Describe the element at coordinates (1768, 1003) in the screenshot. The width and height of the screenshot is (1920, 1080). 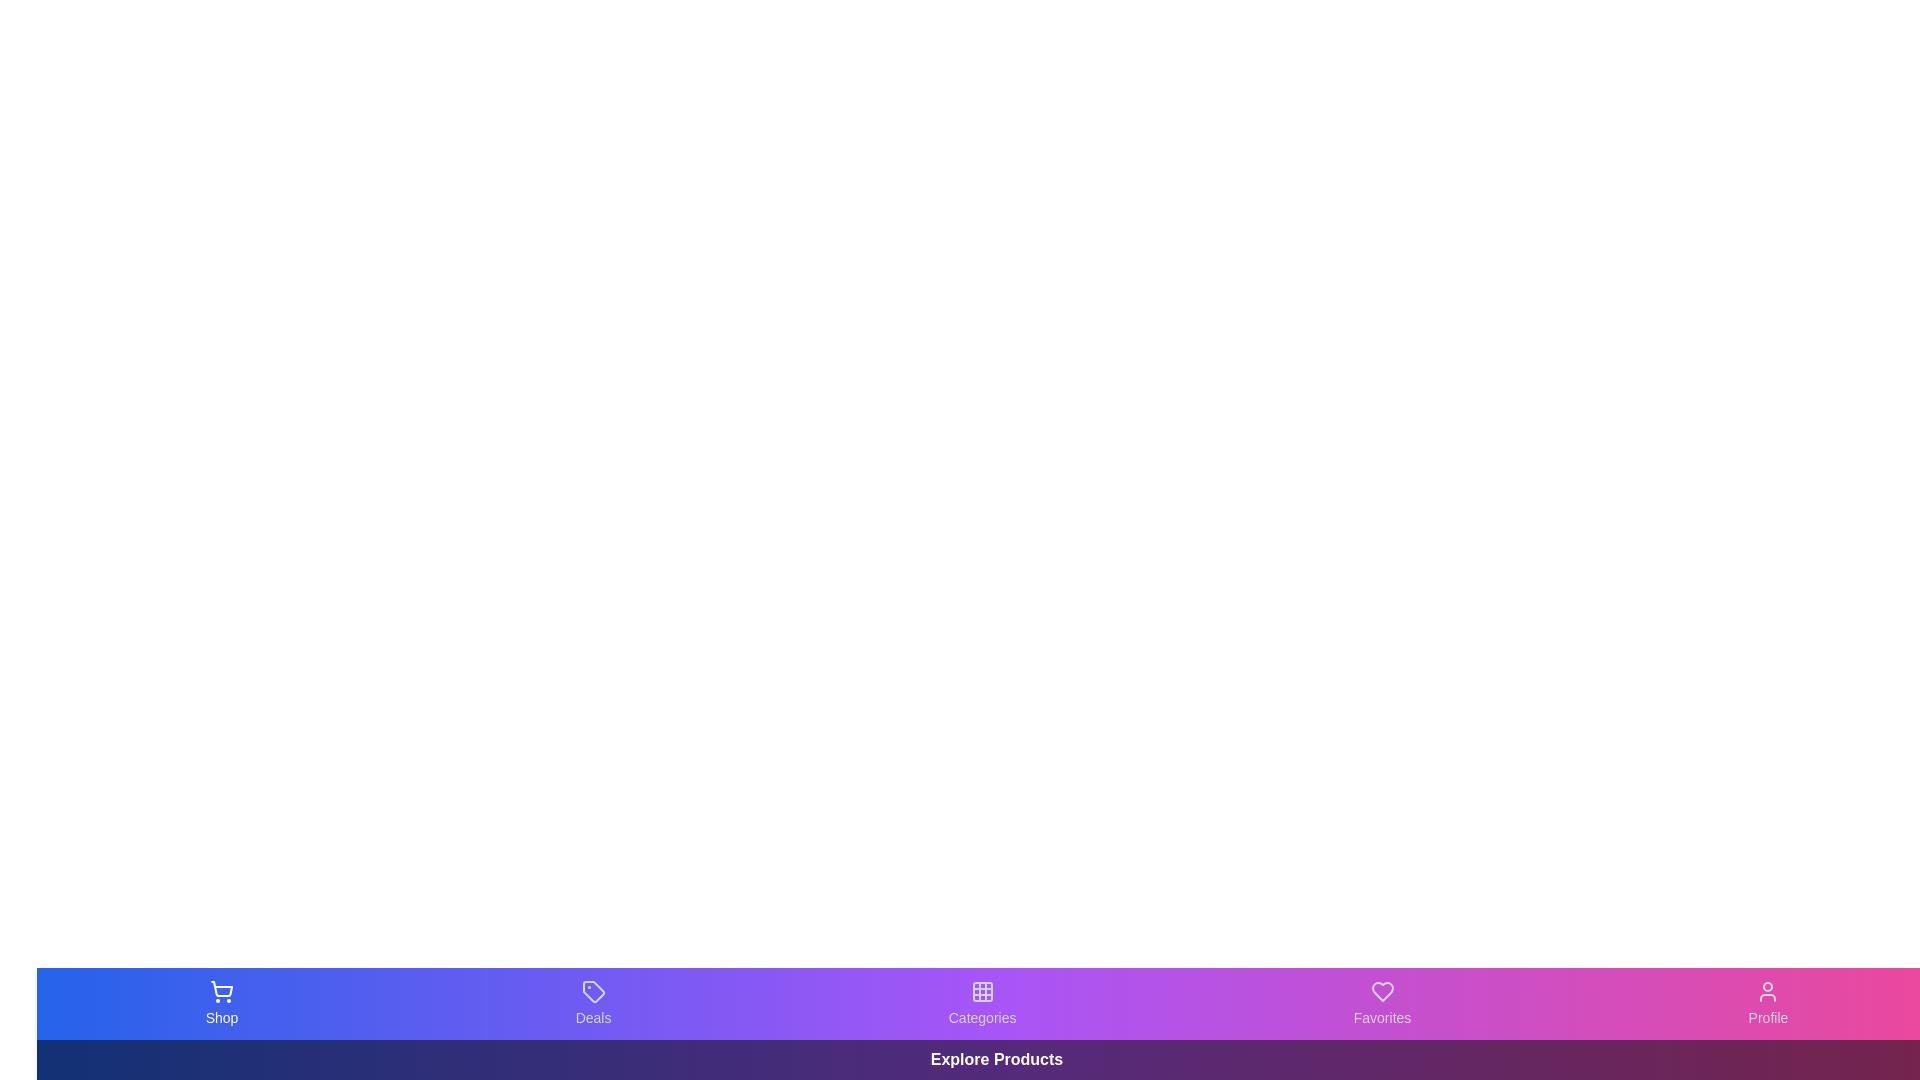
I see `the button labeled Profile to inspect its visual hover effect` at that location.